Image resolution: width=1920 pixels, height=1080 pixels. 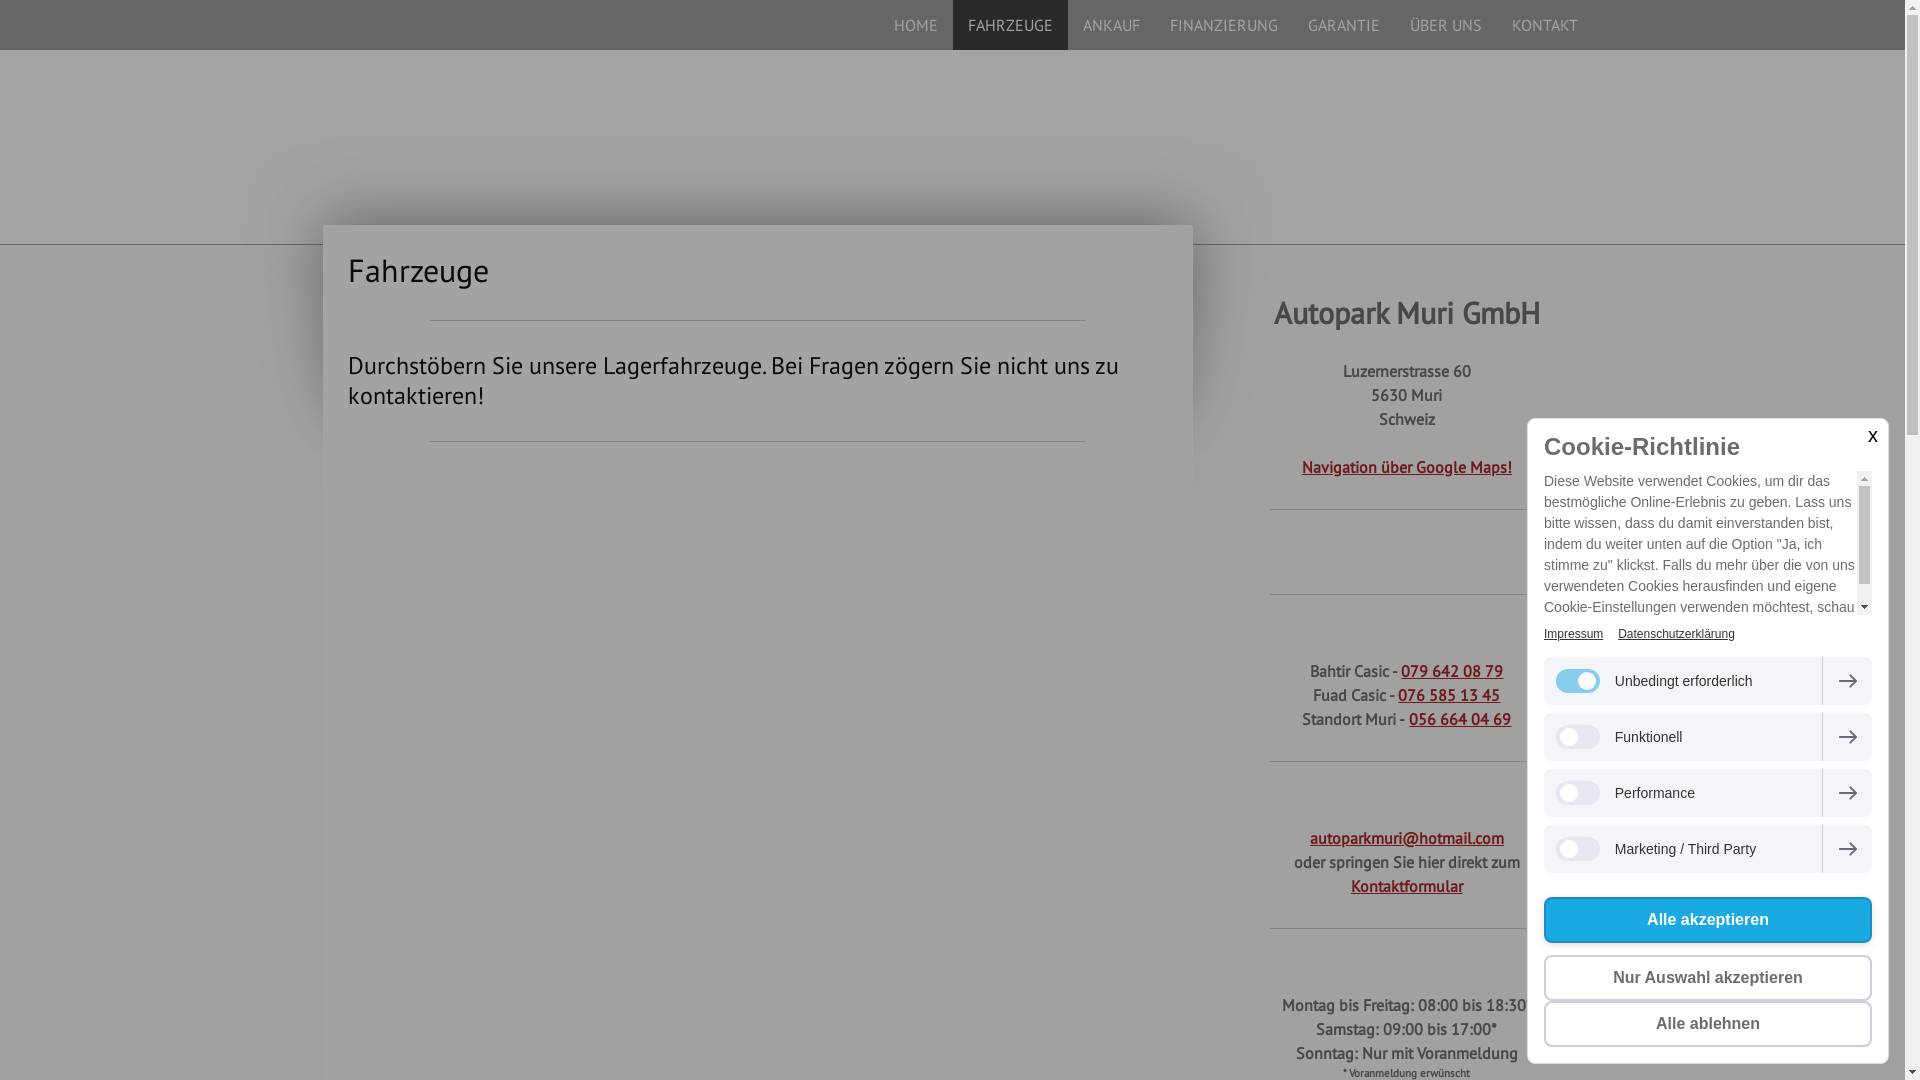 I want to click on 'FAHRZEUGE', so click(x=1009, y=24).